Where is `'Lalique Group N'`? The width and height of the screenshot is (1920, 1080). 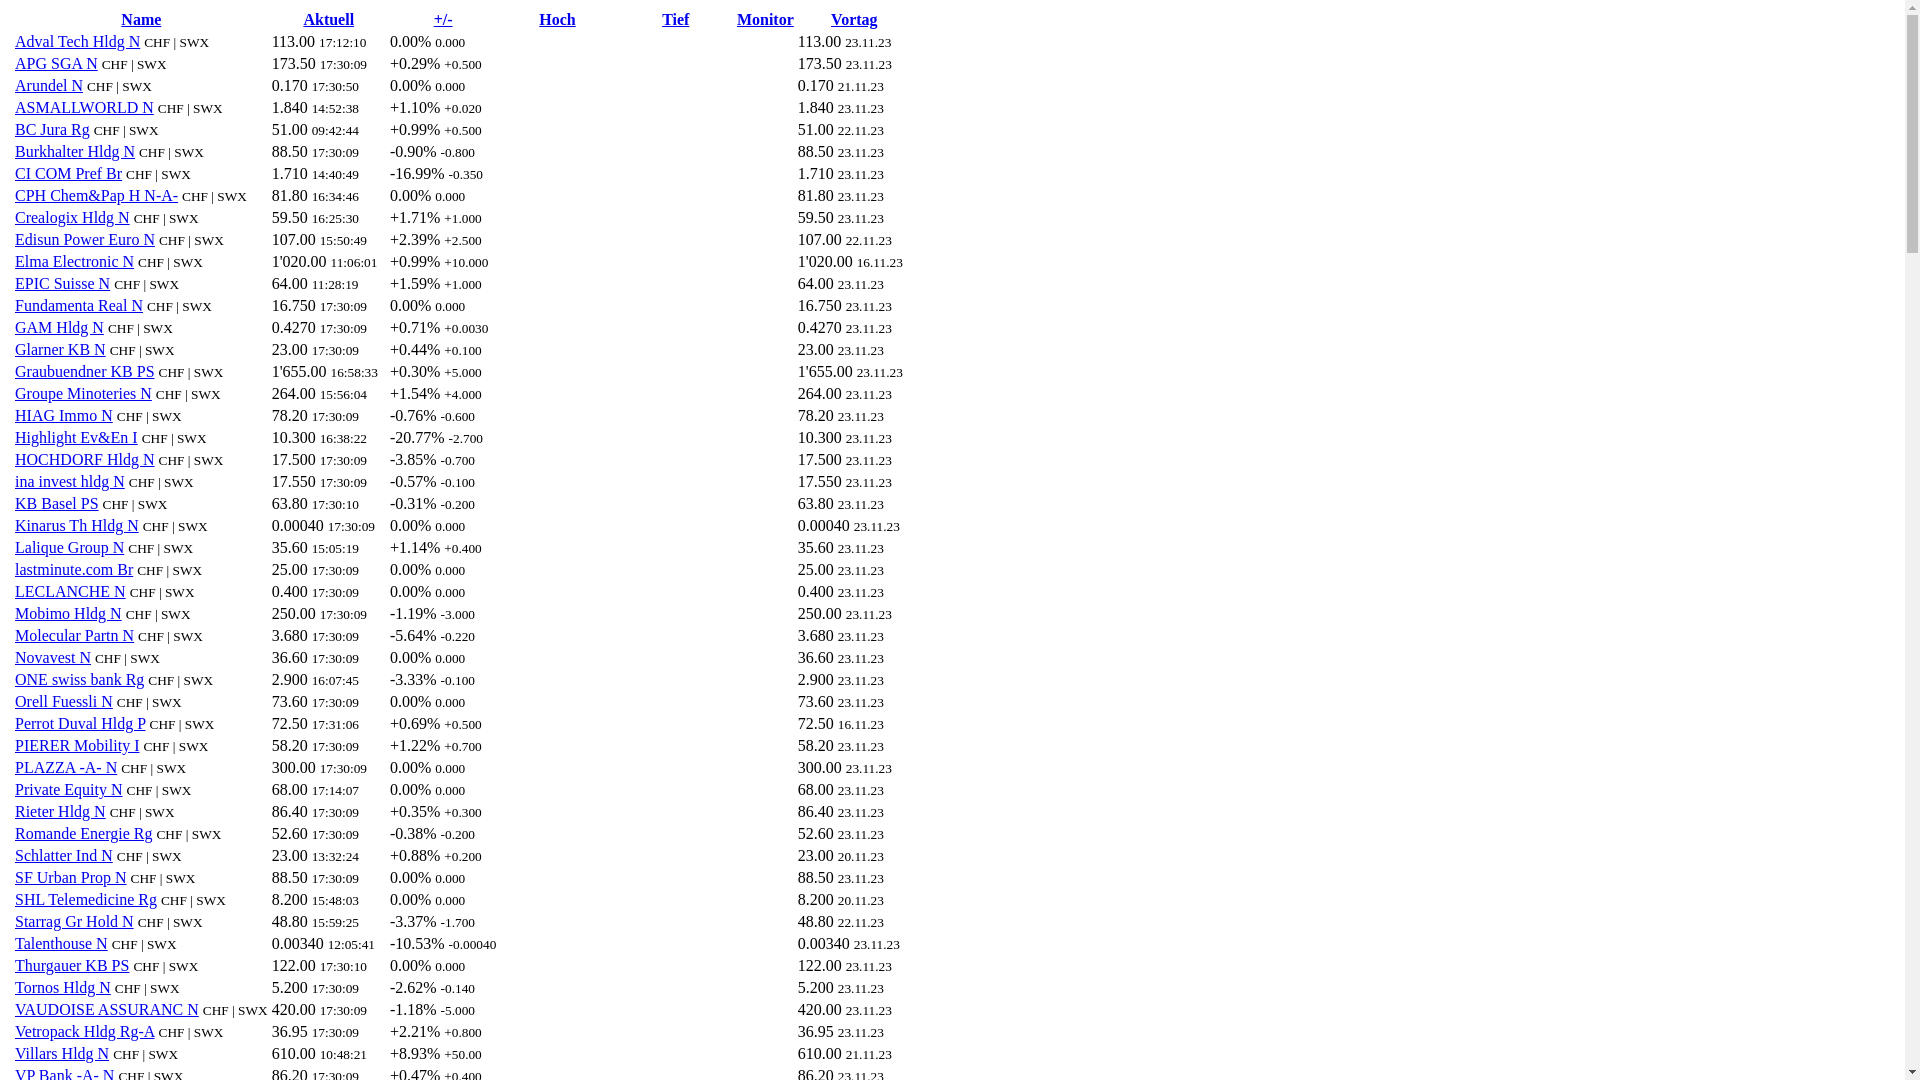 'Lalique Group N' is located at coordinates (69, 547).